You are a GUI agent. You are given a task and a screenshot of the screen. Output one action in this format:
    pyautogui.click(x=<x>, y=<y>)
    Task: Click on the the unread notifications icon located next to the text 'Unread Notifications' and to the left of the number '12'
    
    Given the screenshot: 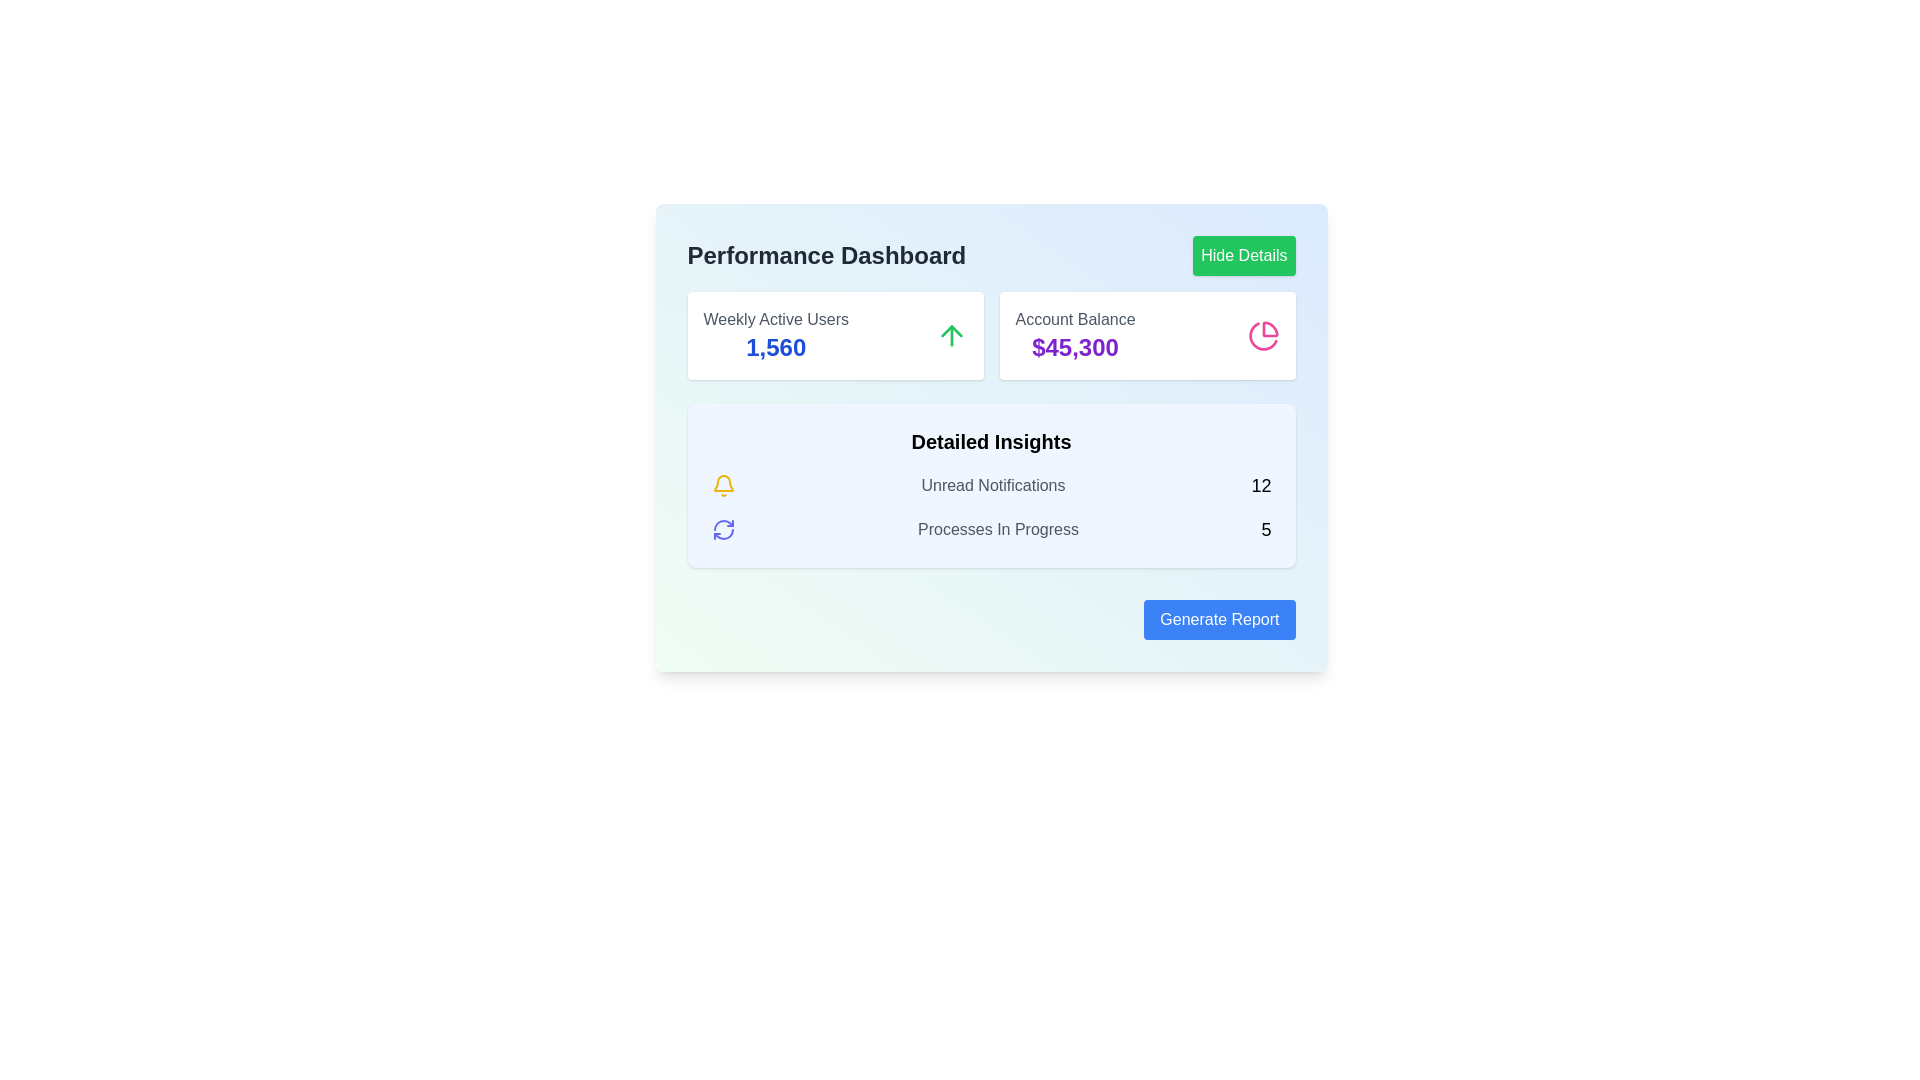 What is the action you would take?
    pyautogui.click(x=722, y=486)
    